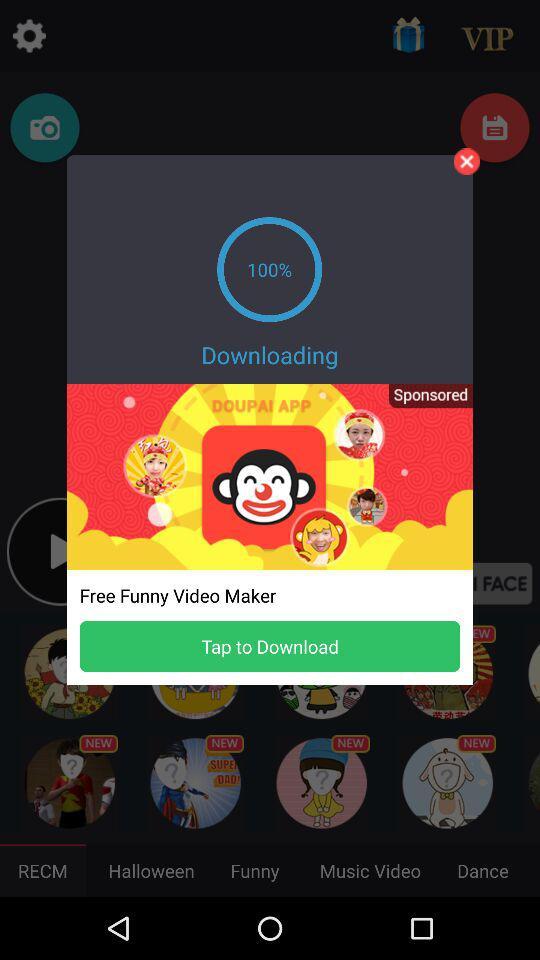  I want to click on tap to download button, so click(270, 645).